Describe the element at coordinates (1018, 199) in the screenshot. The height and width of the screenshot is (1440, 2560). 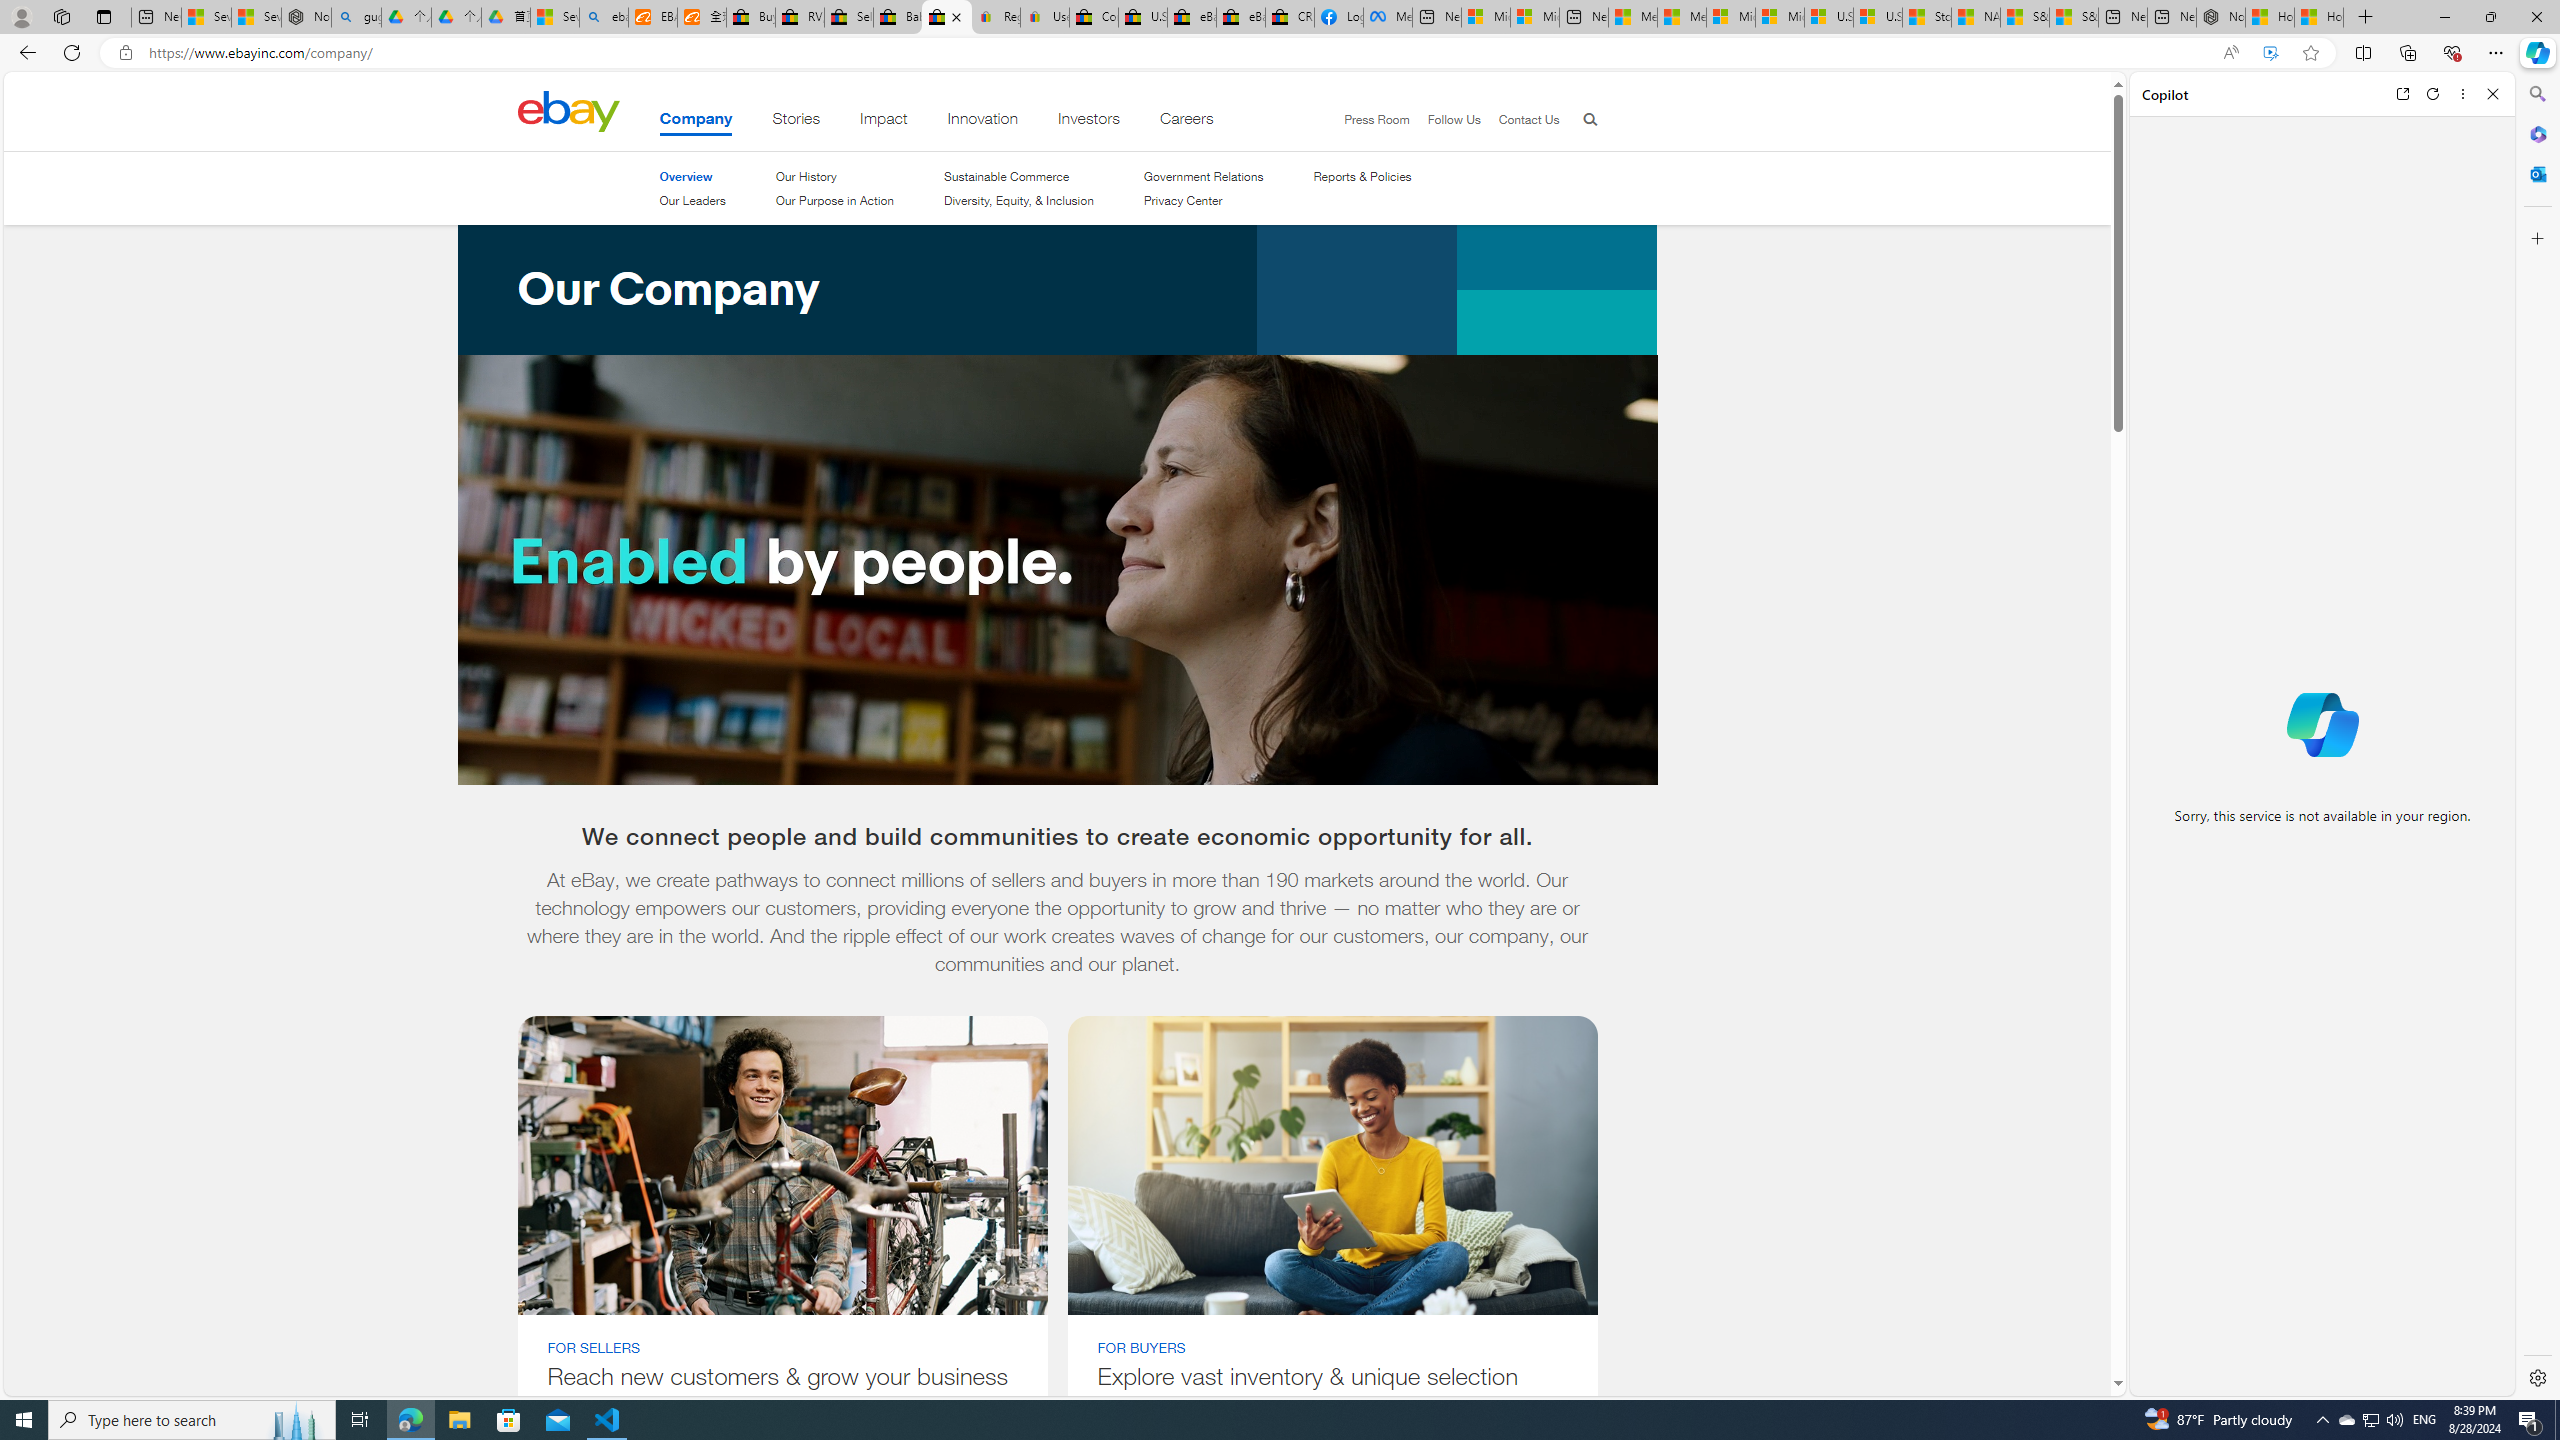
I see `'Diversity, Equity, & Inclusion'` at that location.